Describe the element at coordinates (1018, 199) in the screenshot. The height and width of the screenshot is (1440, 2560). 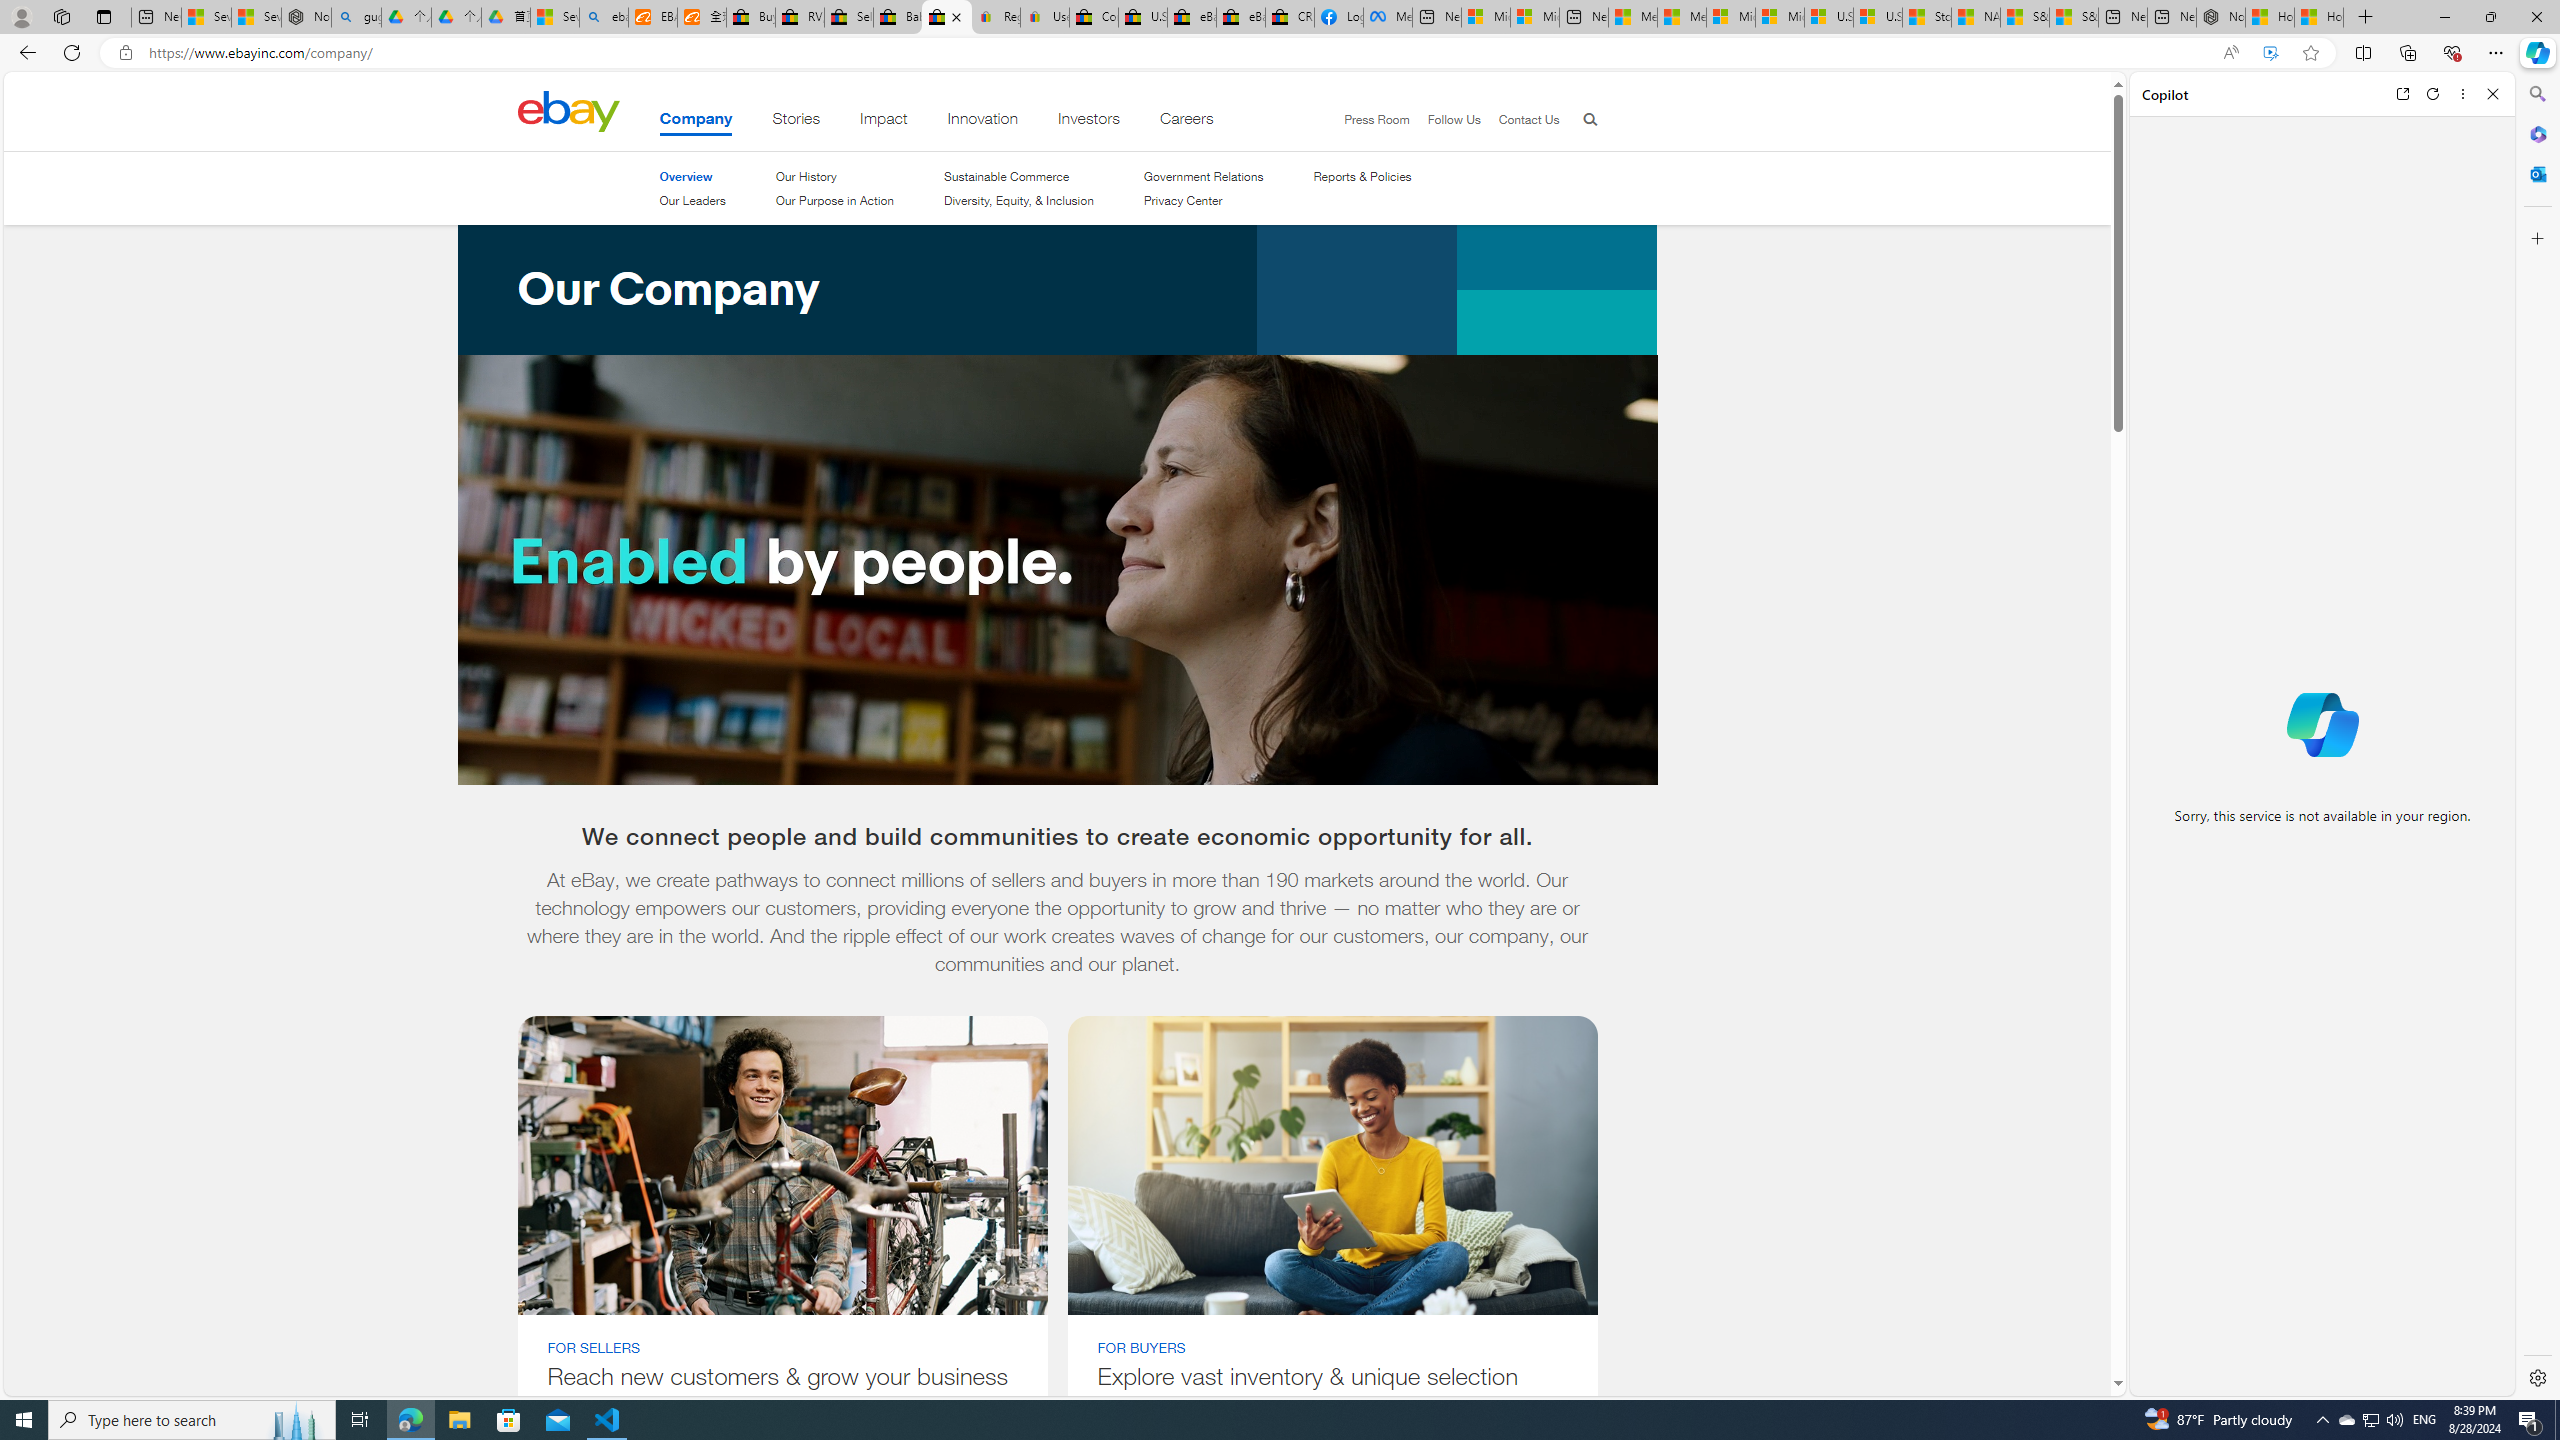
I see `'Diversity, Equity, & Inclusion'` at that location.